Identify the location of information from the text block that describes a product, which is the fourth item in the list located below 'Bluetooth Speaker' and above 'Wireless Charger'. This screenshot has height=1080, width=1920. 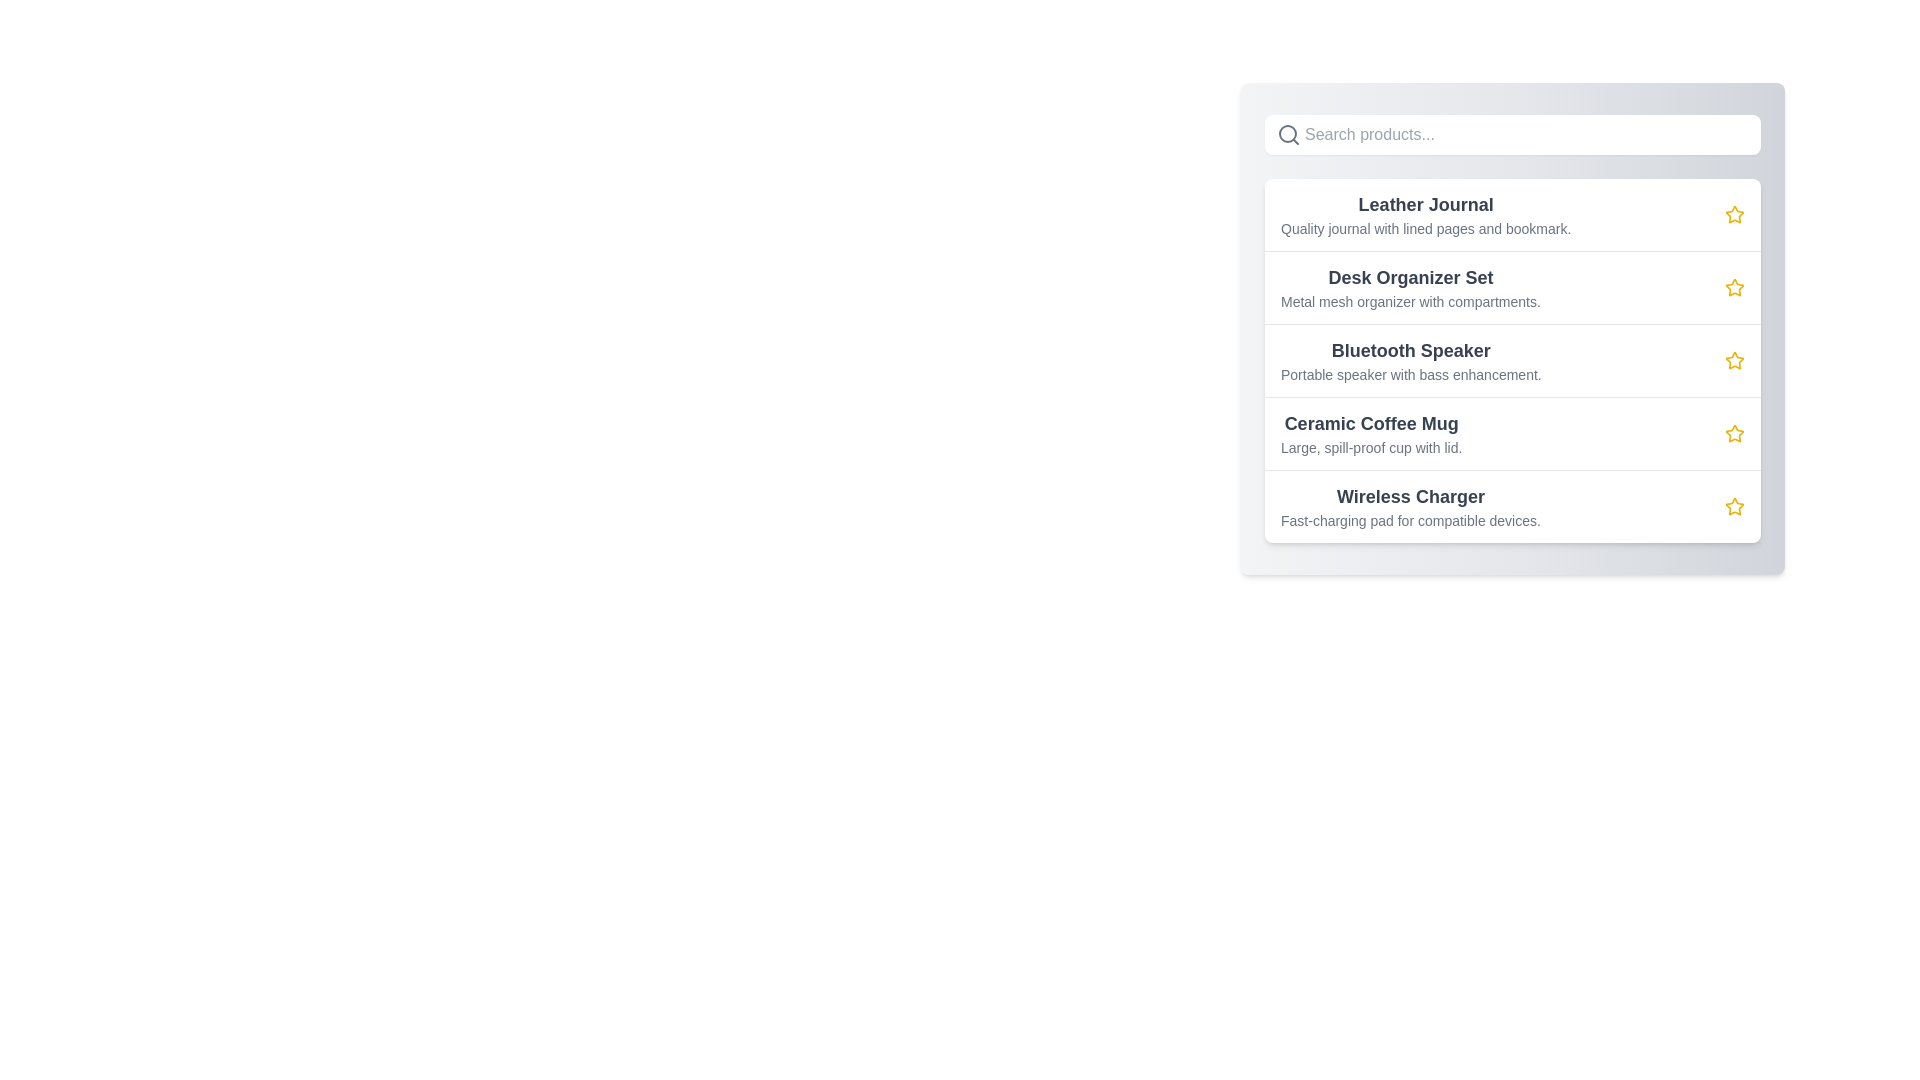
(1370, 433).